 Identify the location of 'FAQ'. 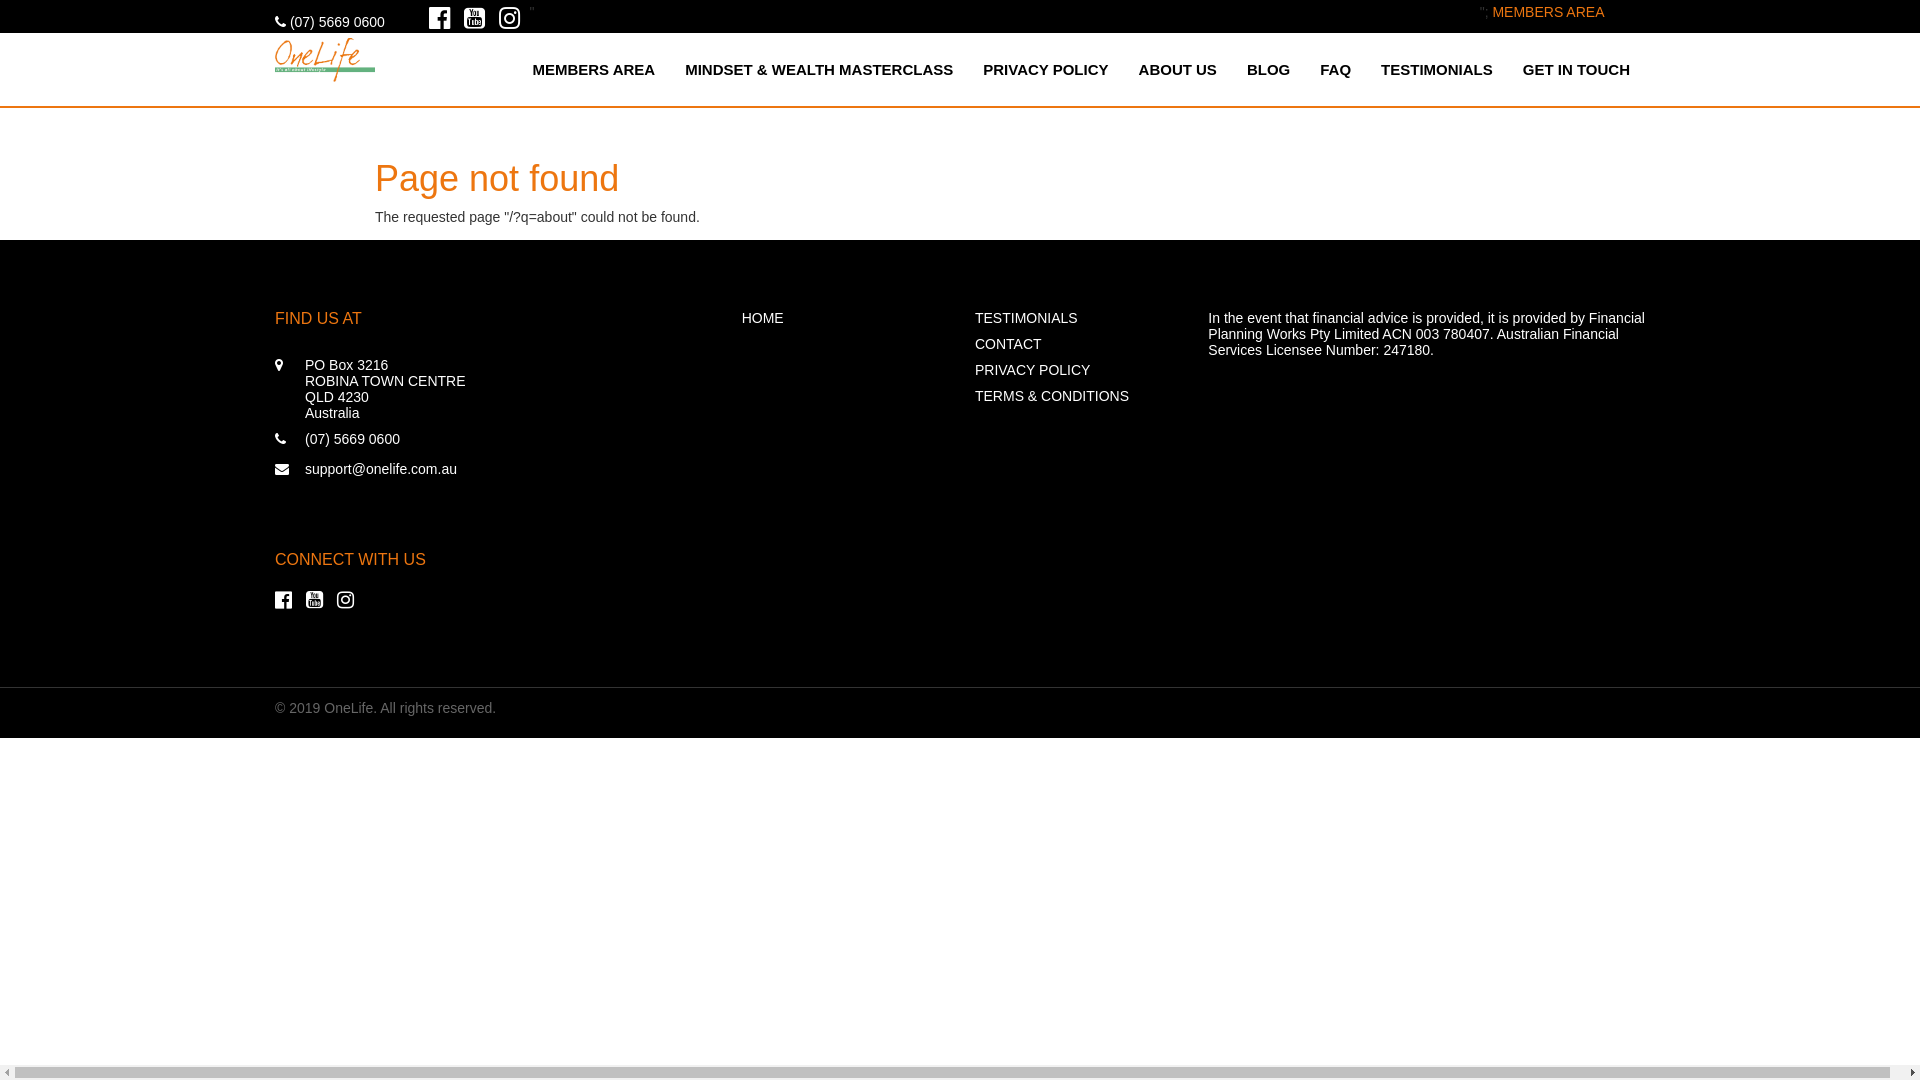
(1335, 68).